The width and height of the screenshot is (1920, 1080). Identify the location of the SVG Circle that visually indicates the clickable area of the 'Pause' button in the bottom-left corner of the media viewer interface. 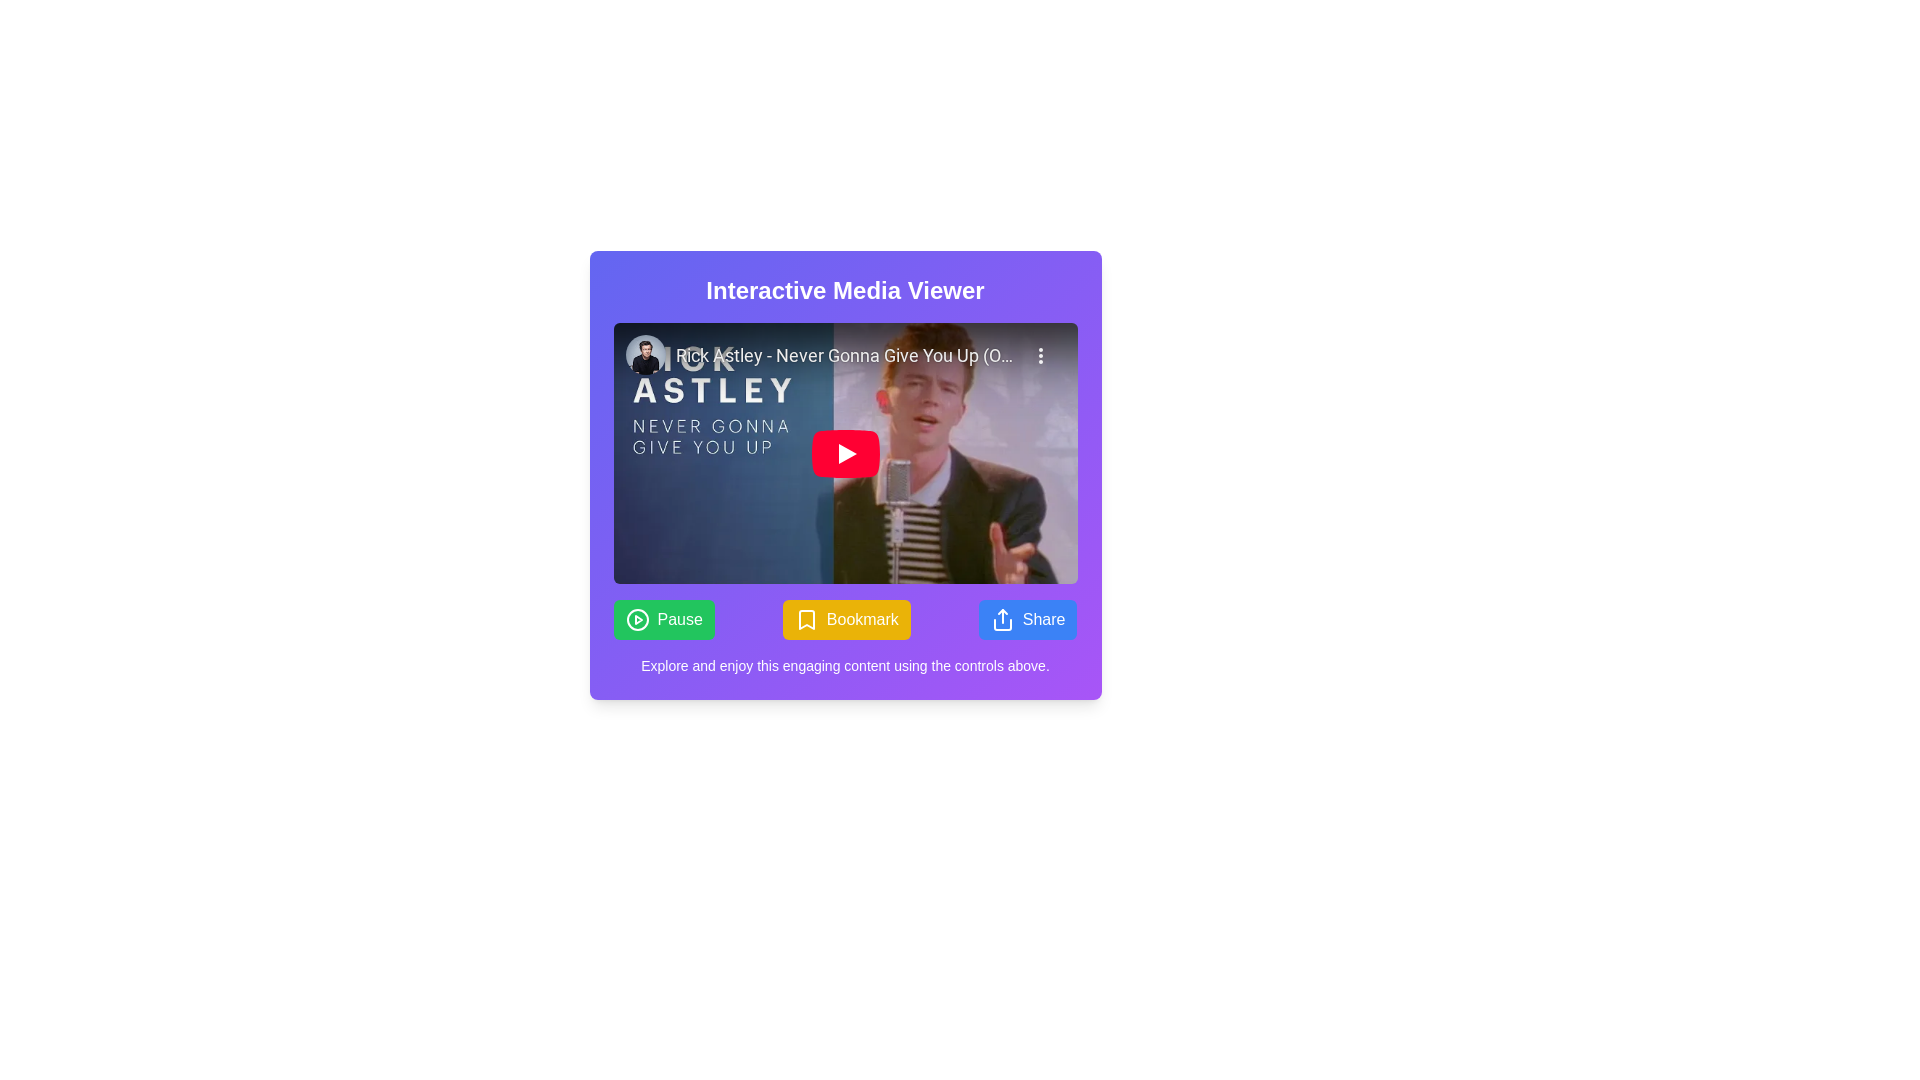
(636, 619).